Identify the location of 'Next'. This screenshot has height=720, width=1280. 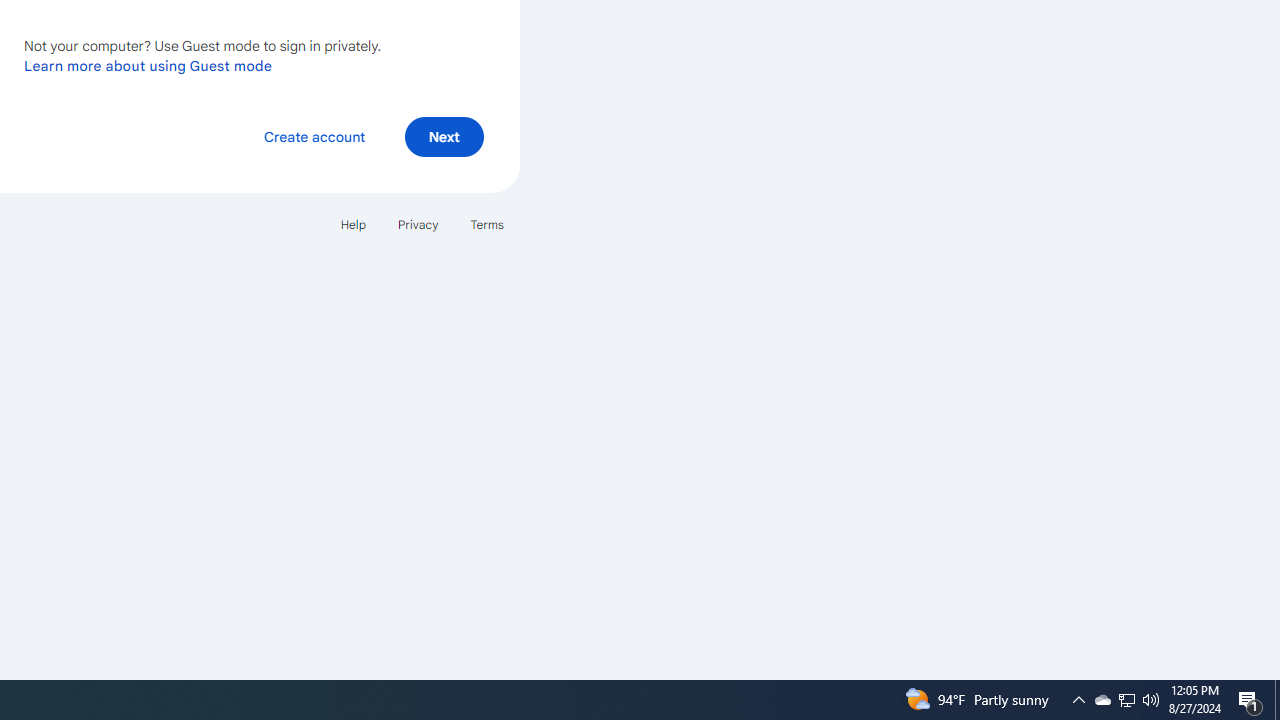
(443, 135).